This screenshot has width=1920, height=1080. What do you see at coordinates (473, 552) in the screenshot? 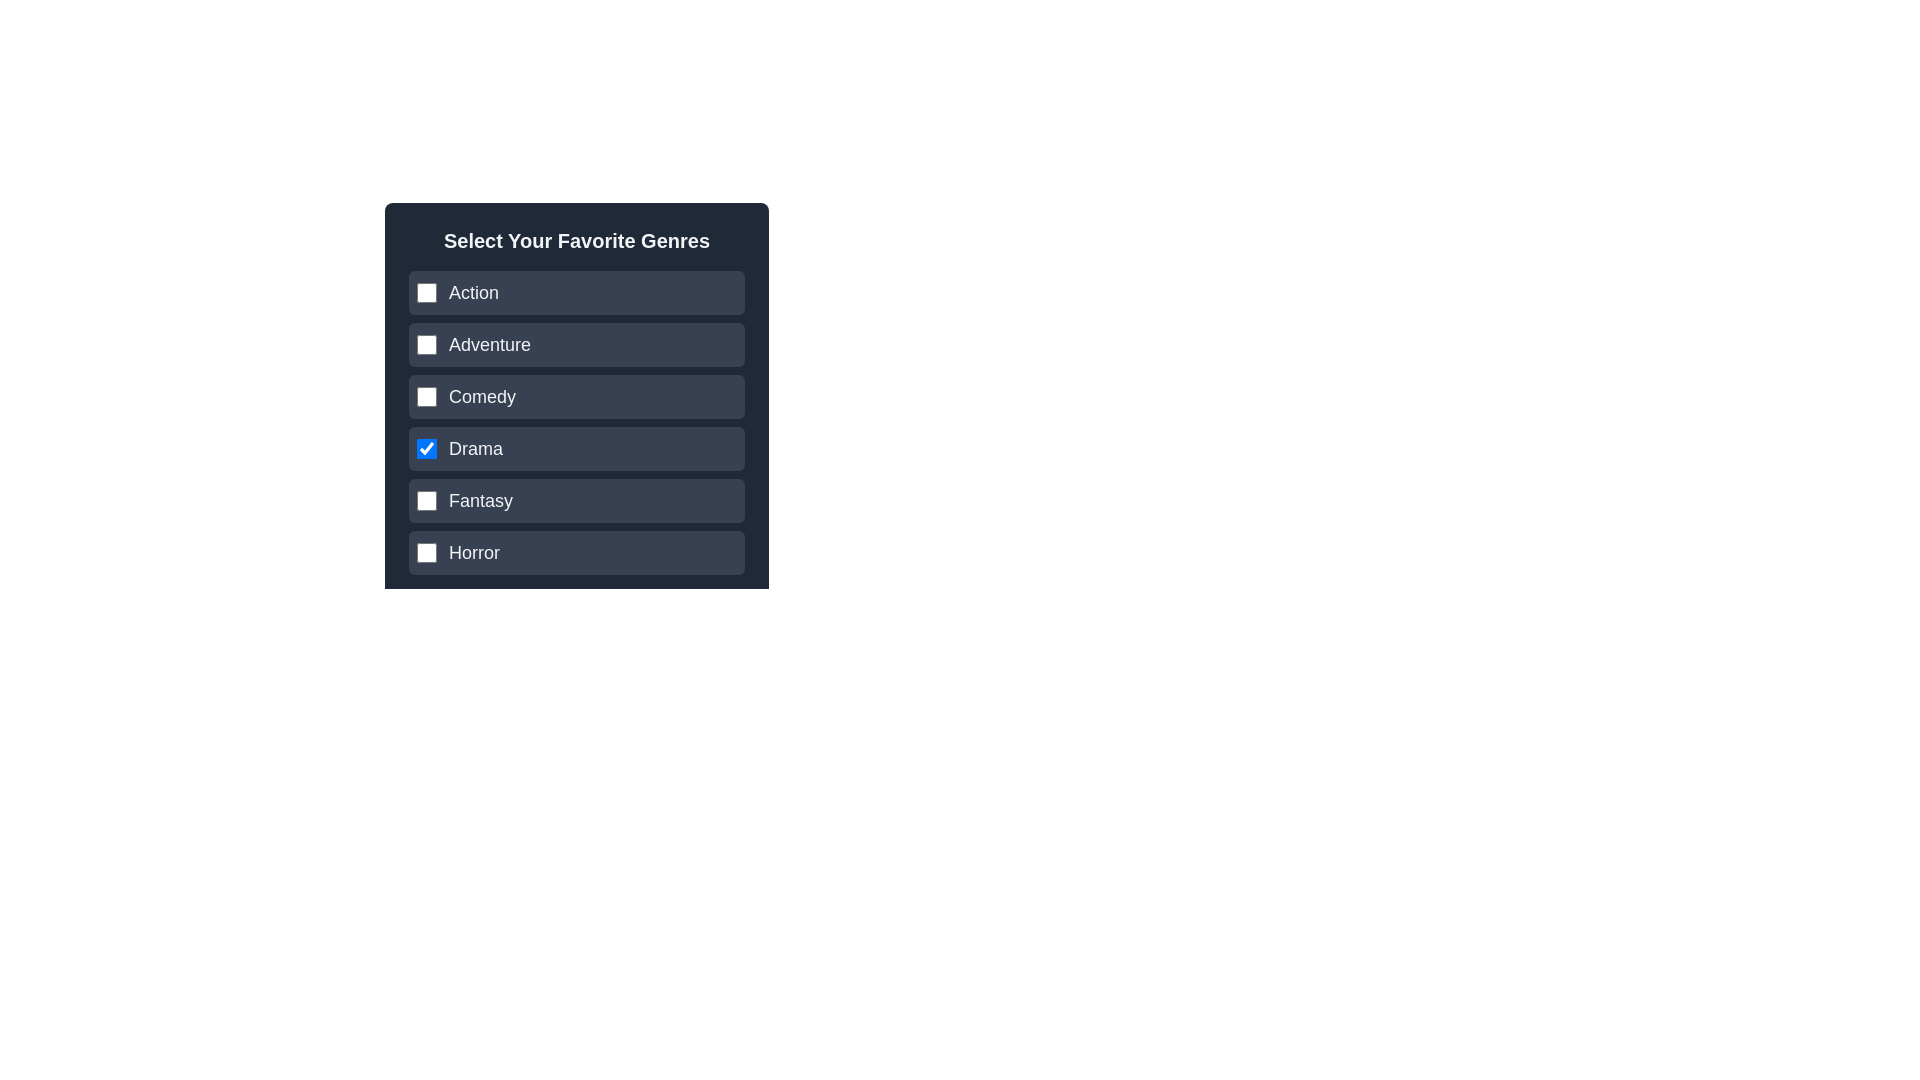
I see `the text label displaying 'Horror' within the dark rectangular background, located in the sixth entry of a vertical list of options` at bounding box center [473, 552].